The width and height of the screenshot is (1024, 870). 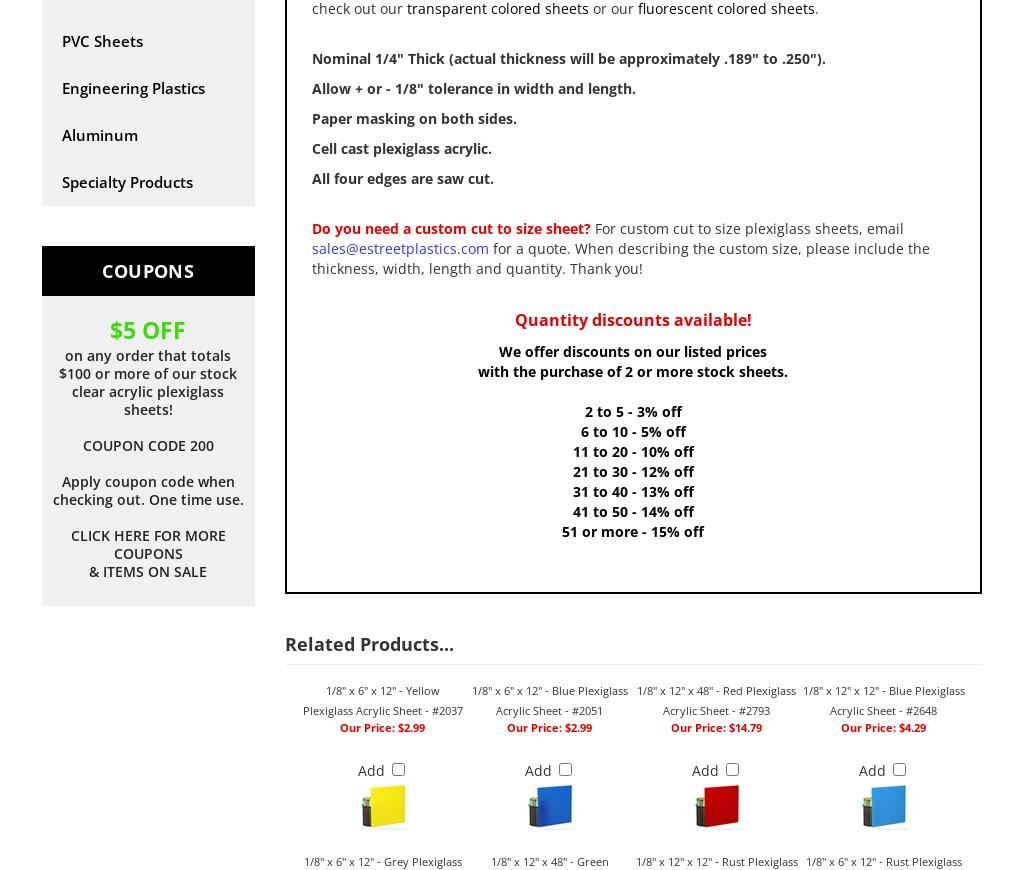 What do you see at coordinates (146, 570) in the screenshot?
I see `'& ITEMS ON SALE'` at bounding box center [146, 570].